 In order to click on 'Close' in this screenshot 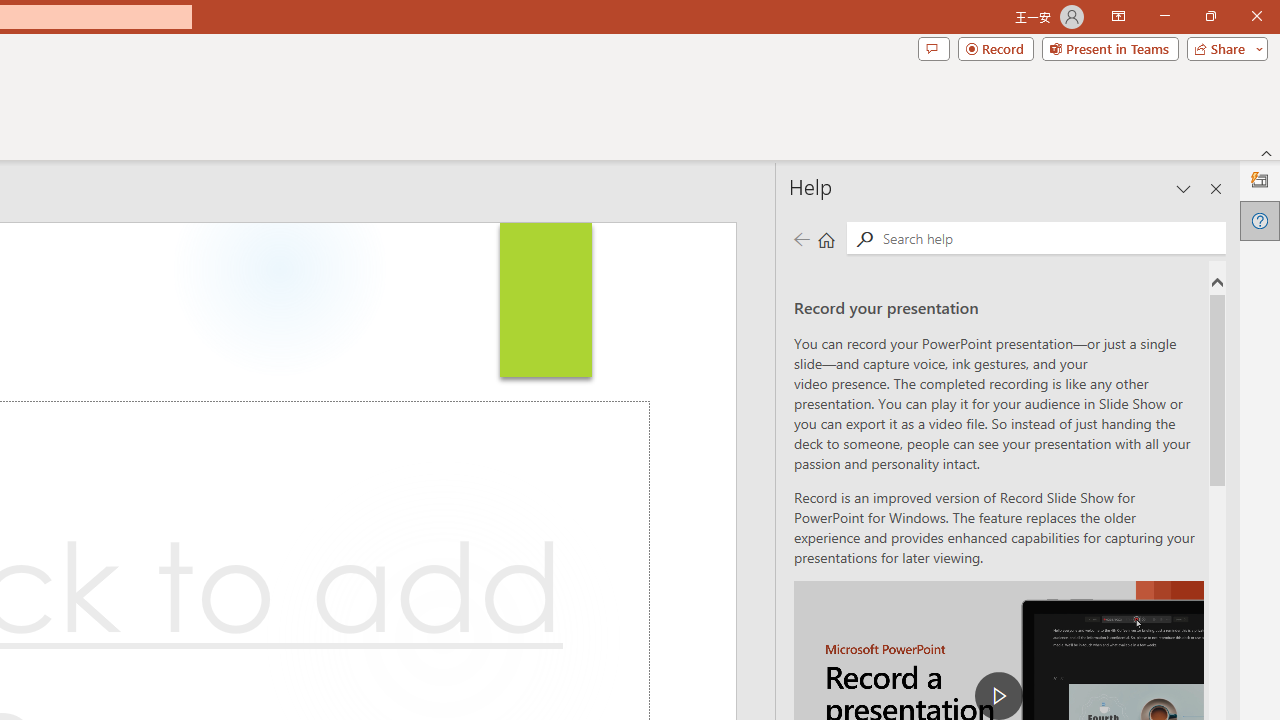, I will do `click(1255, 16)`.